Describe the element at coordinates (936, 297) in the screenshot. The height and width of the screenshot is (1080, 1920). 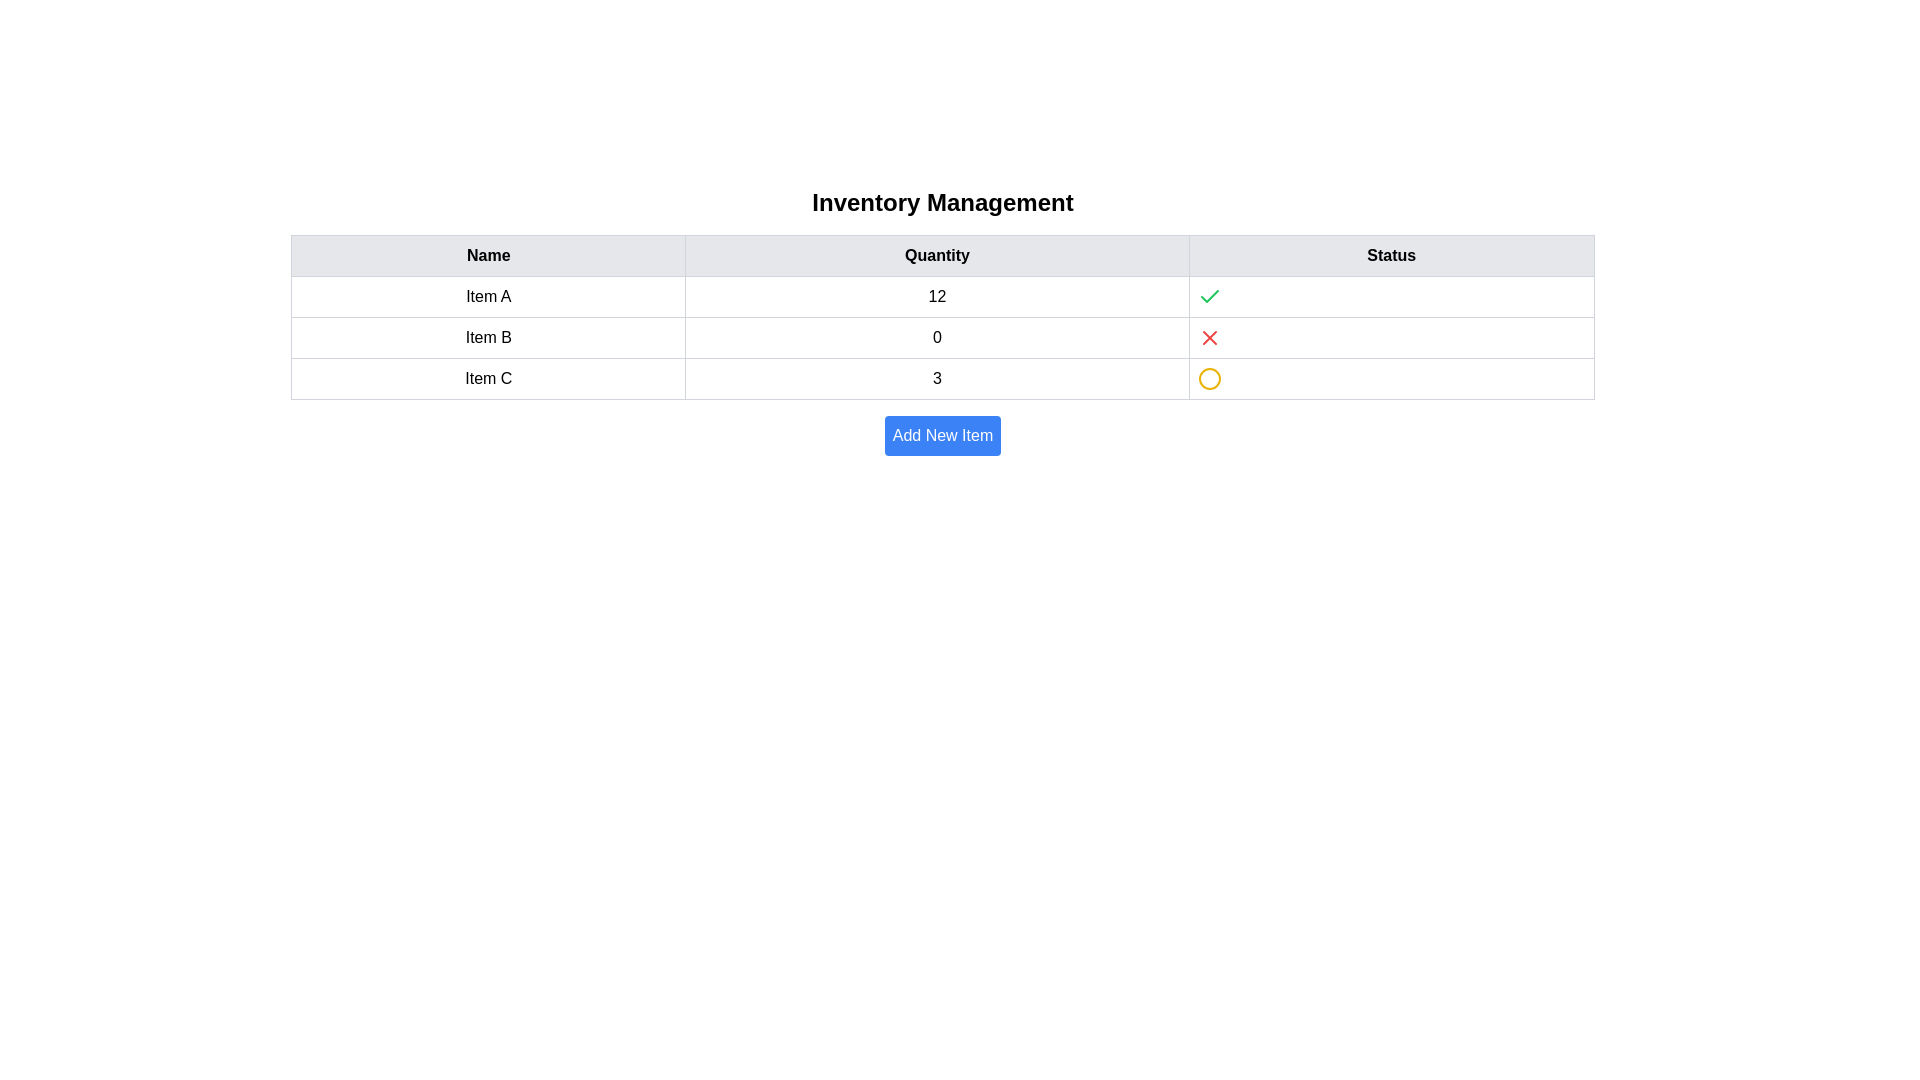
I see `the text field displaying the number '12' in the 'Quantity' column of the first row of the data table, positioned between 'Item A' and a green checkmark icon` at that location.